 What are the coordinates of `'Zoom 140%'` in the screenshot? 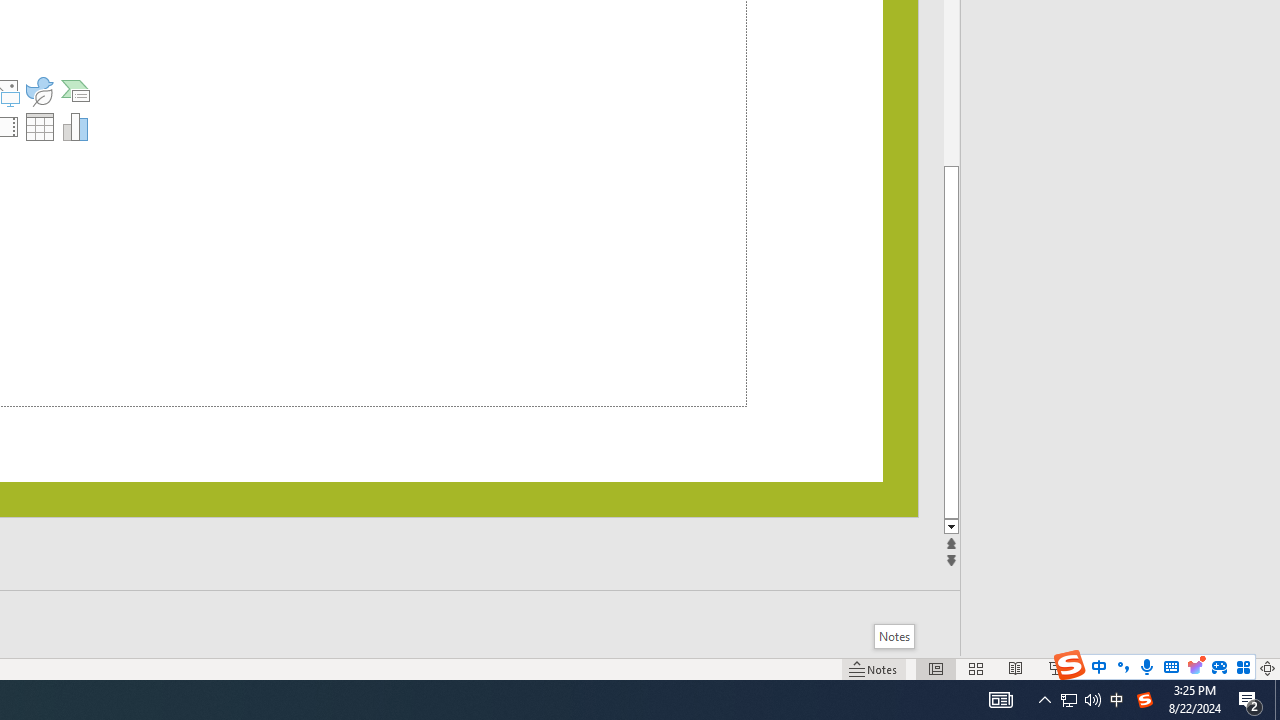 It's located at (1233, 669).